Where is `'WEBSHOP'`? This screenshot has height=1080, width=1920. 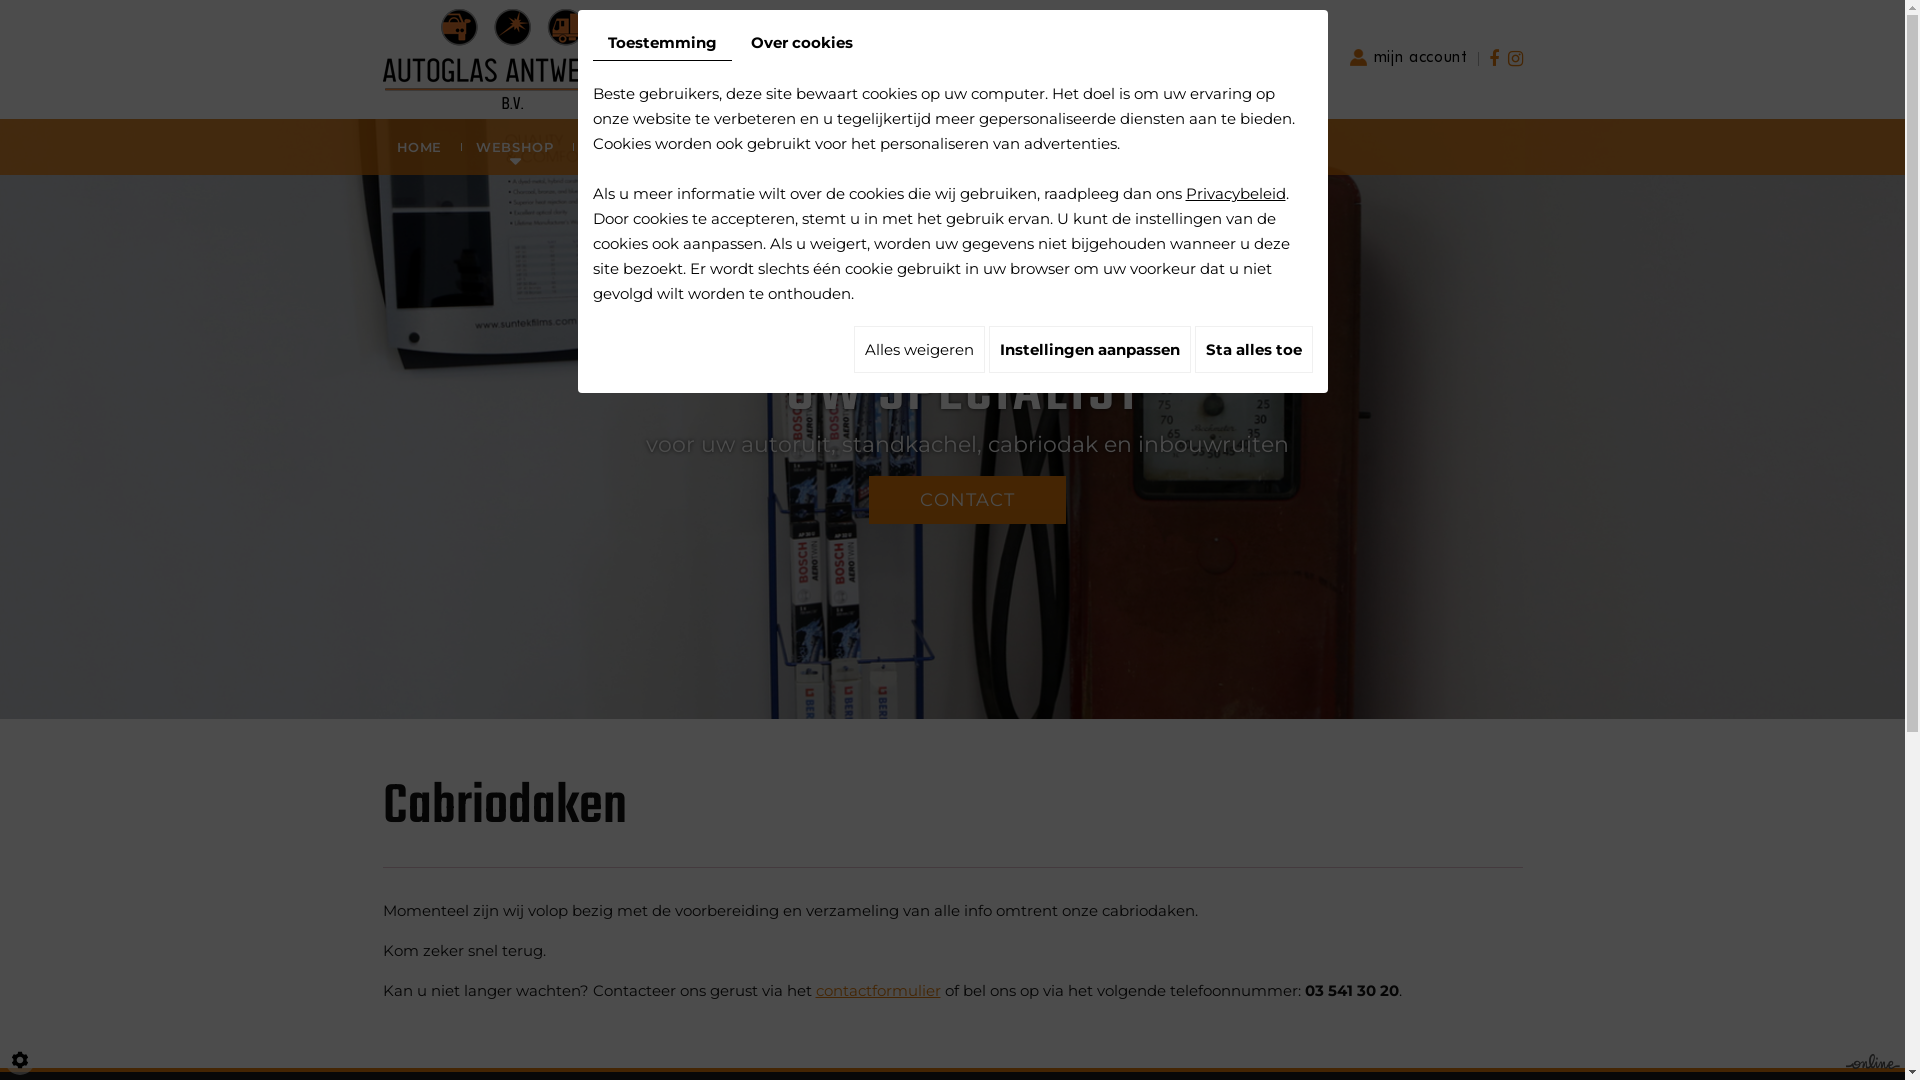
'WEBSHOP' is located at coordinates (455, 145).